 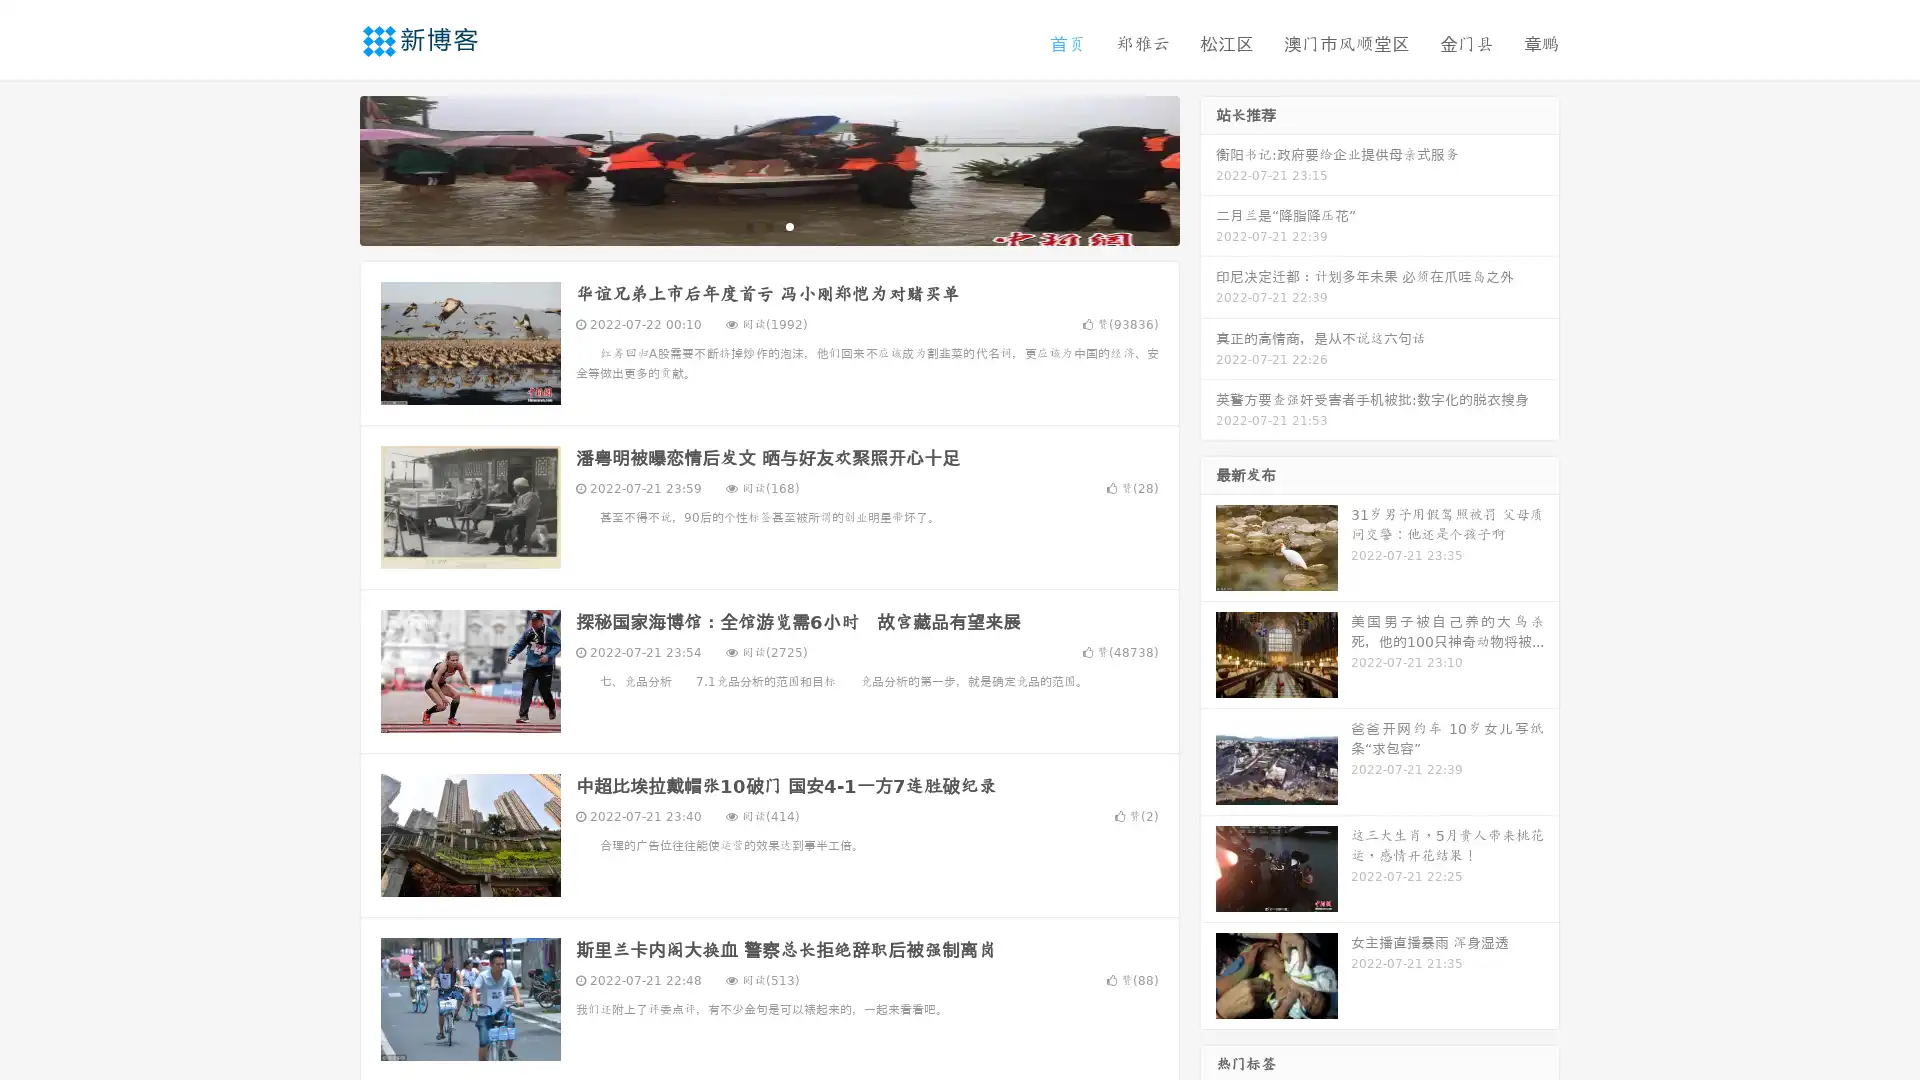 I want to click on Go to slide 2, so click(x=768, y=225).